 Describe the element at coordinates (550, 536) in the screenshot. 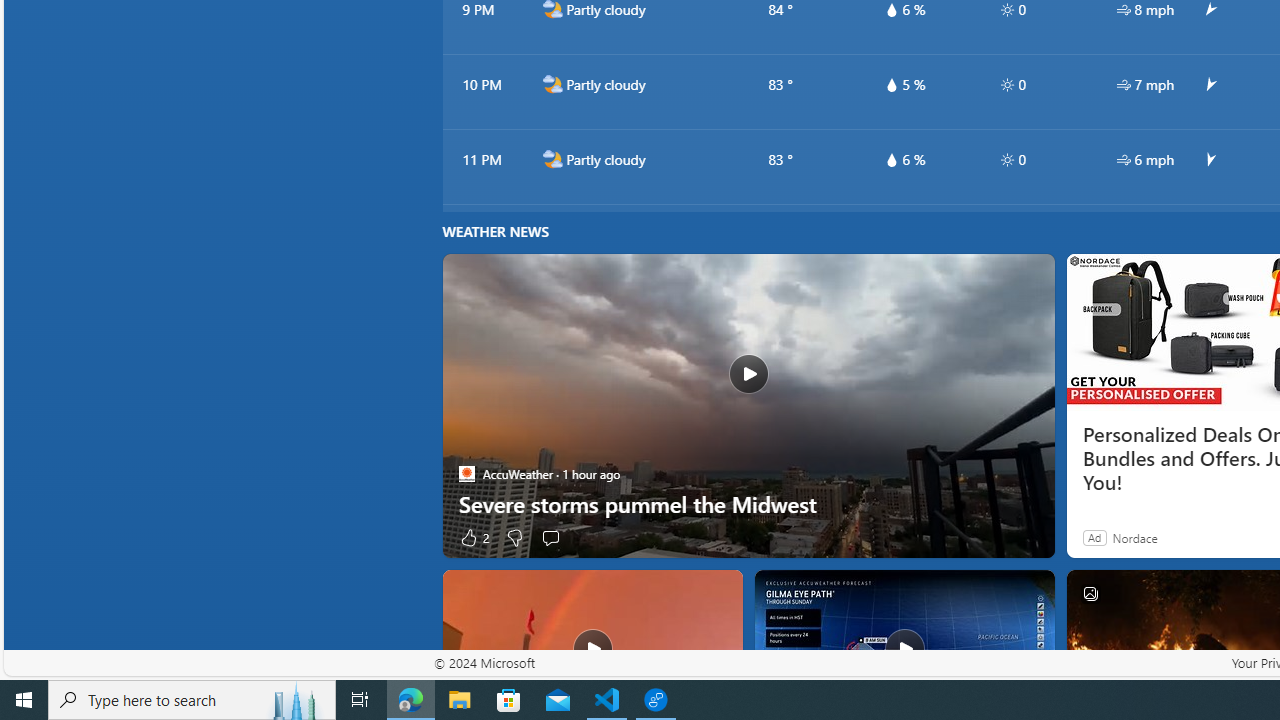

I see `'Start the conversation'` at that location.